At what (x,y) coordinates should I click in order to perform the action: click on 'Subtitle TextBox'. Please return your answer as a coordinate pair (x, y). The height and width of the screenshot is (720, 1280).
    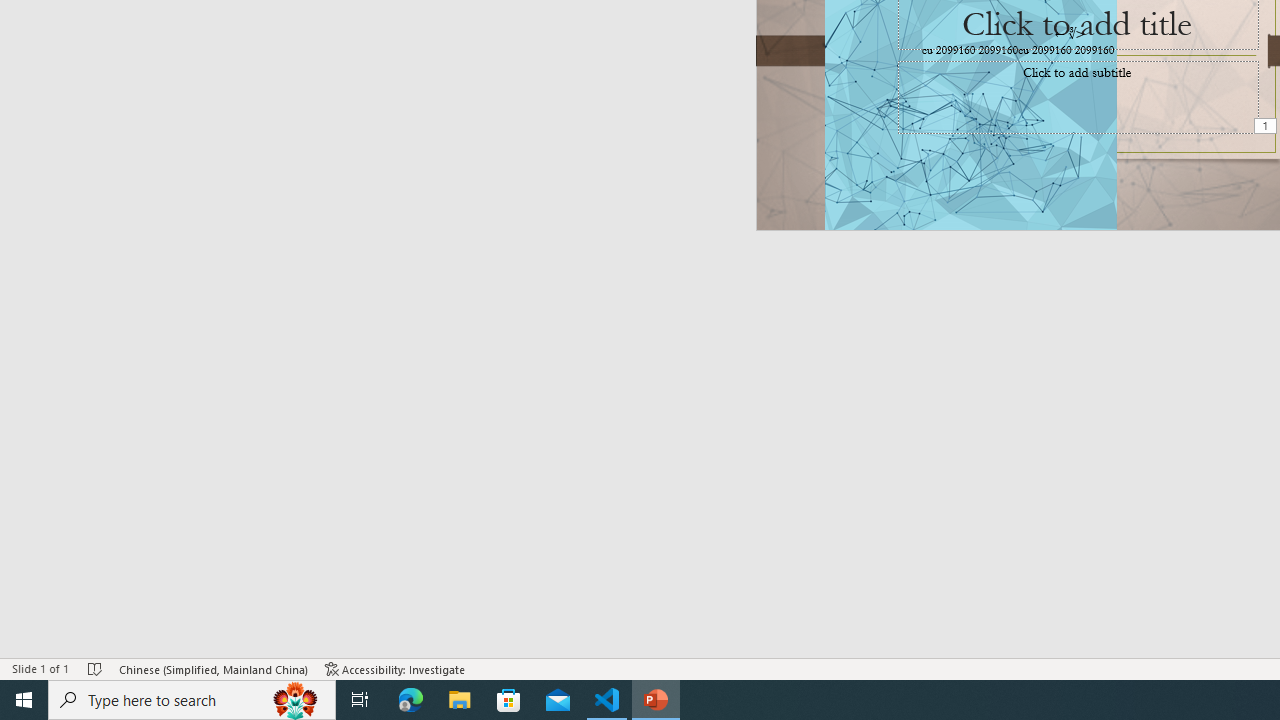
    Looking at the image, I should click on (1078, 97).